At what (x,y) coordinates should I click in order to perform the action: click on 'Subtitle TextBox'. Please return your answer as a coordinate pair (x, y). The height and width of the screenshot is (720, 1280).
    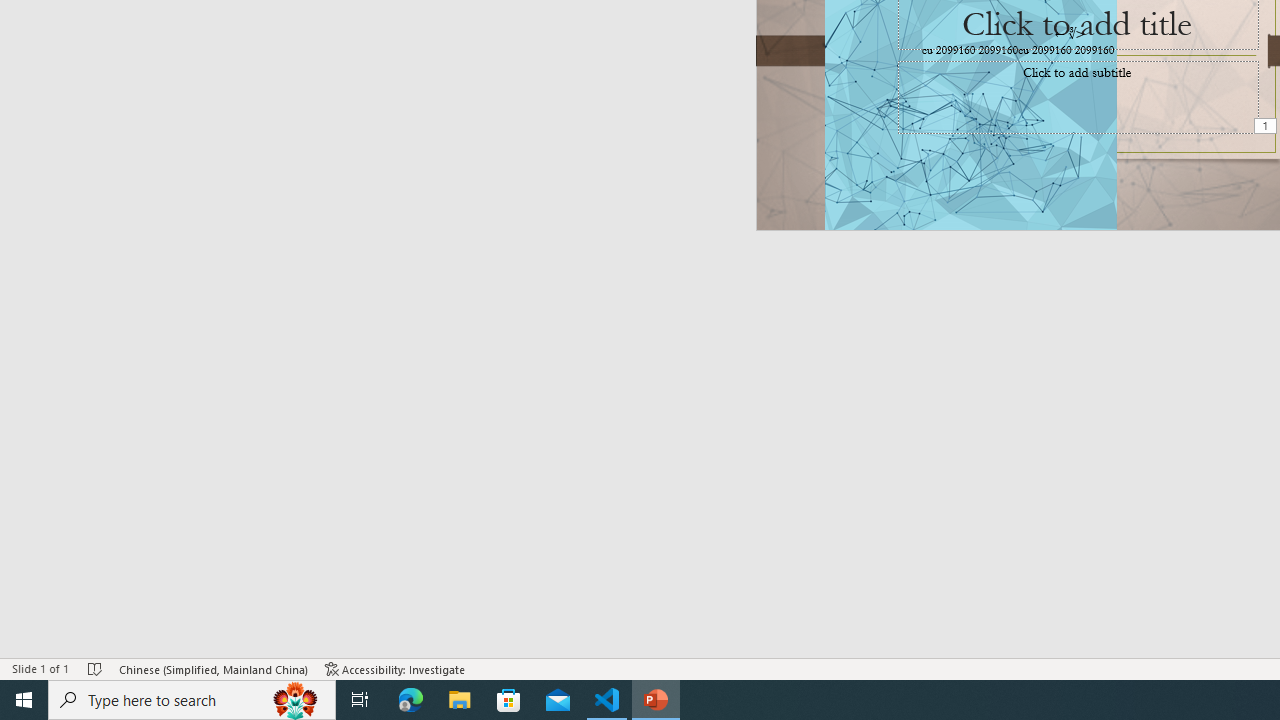
    Looking at the image, I should click on (1078, 97).